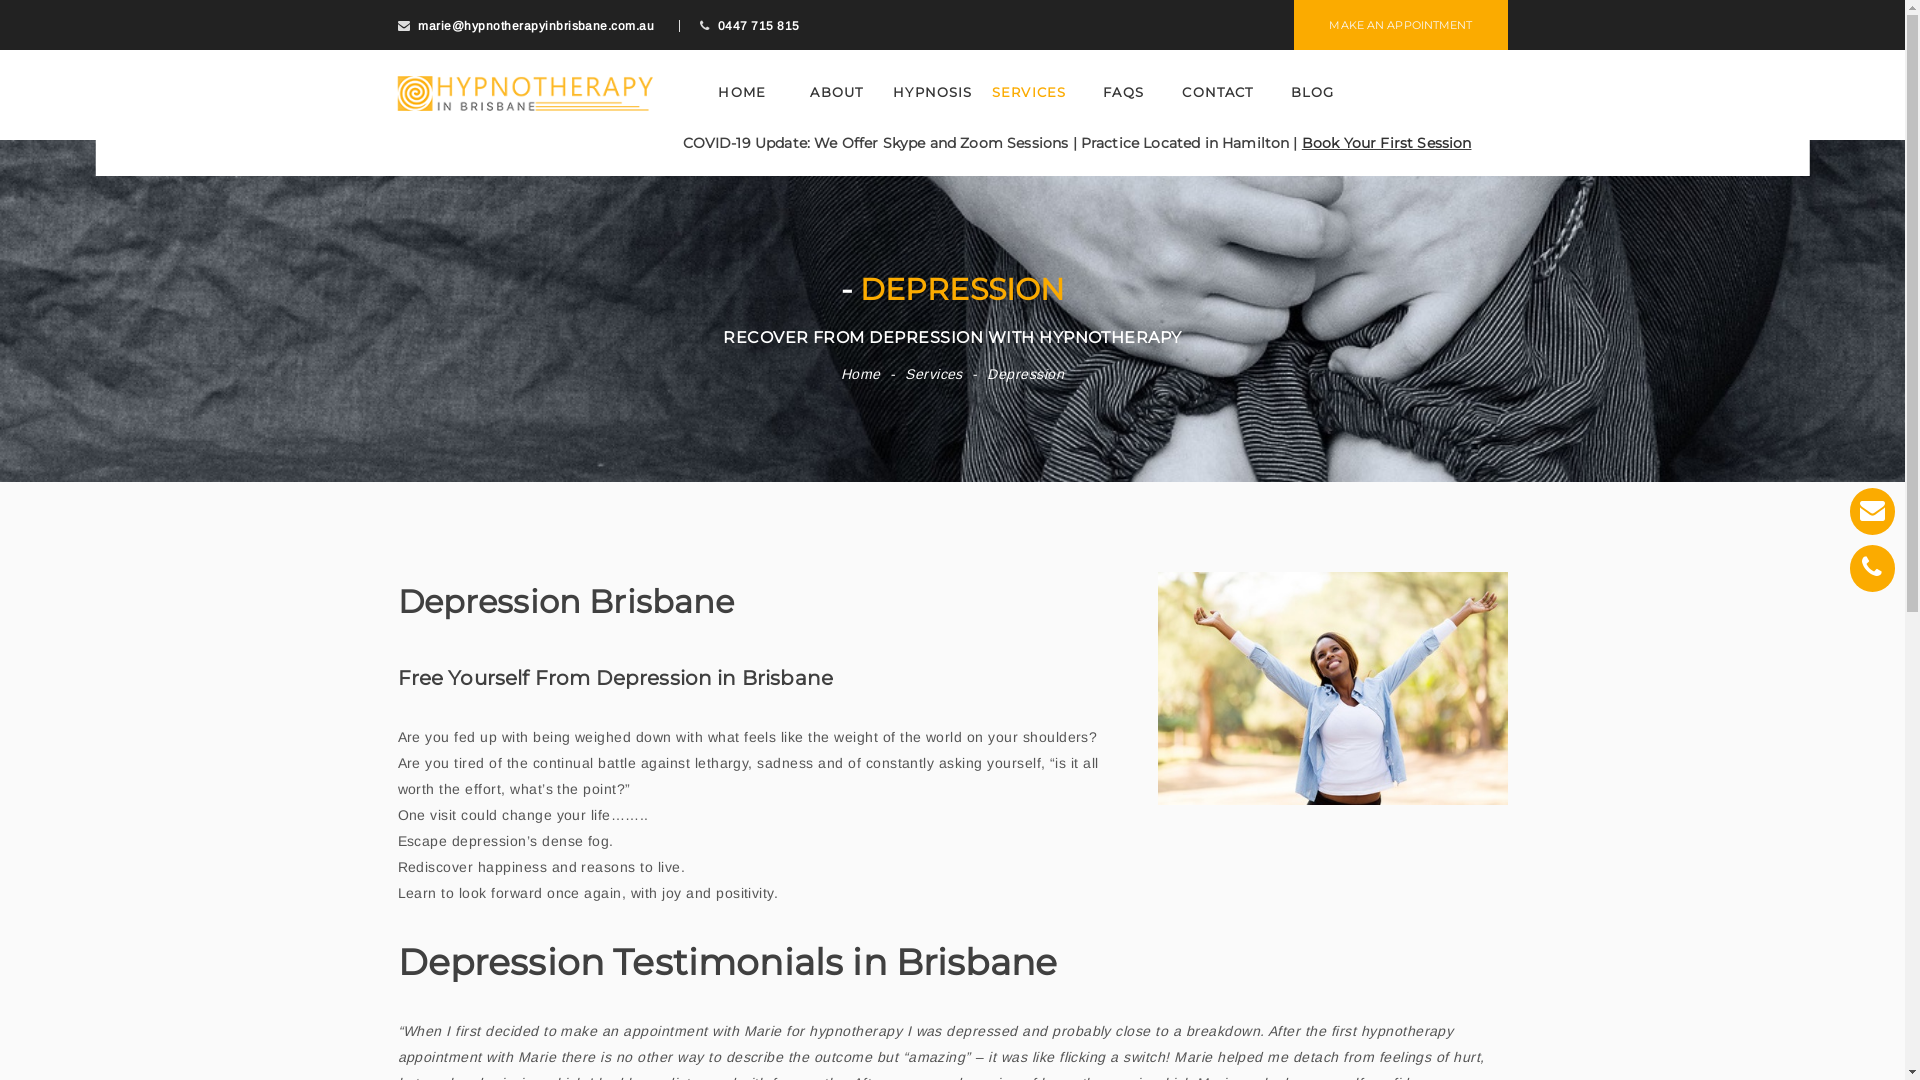 The width and height of the screenshot is (1920, 1080). I want to click on 'FAQS', so click(1123, 92).